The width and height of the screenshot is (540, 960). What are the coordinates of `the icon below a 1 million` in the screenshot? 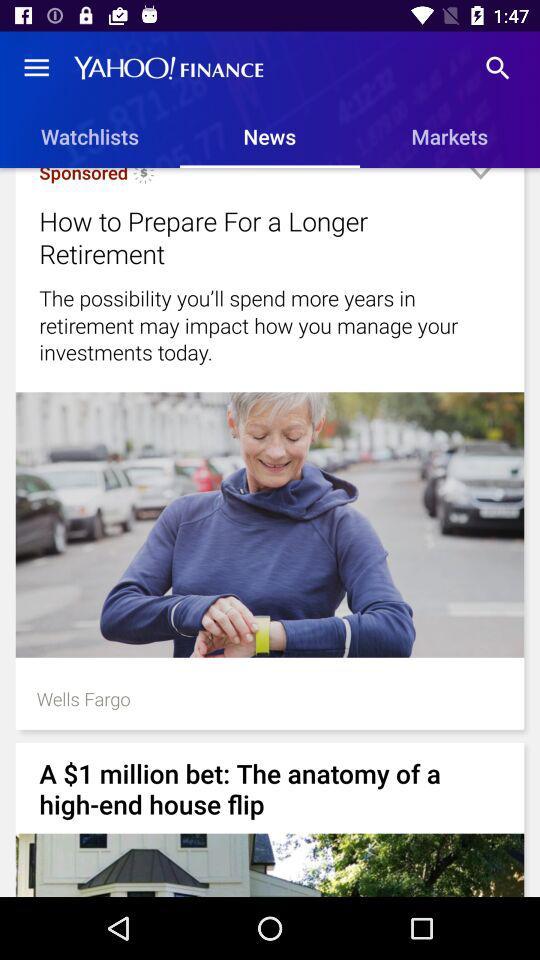 It's located at (270, 864).